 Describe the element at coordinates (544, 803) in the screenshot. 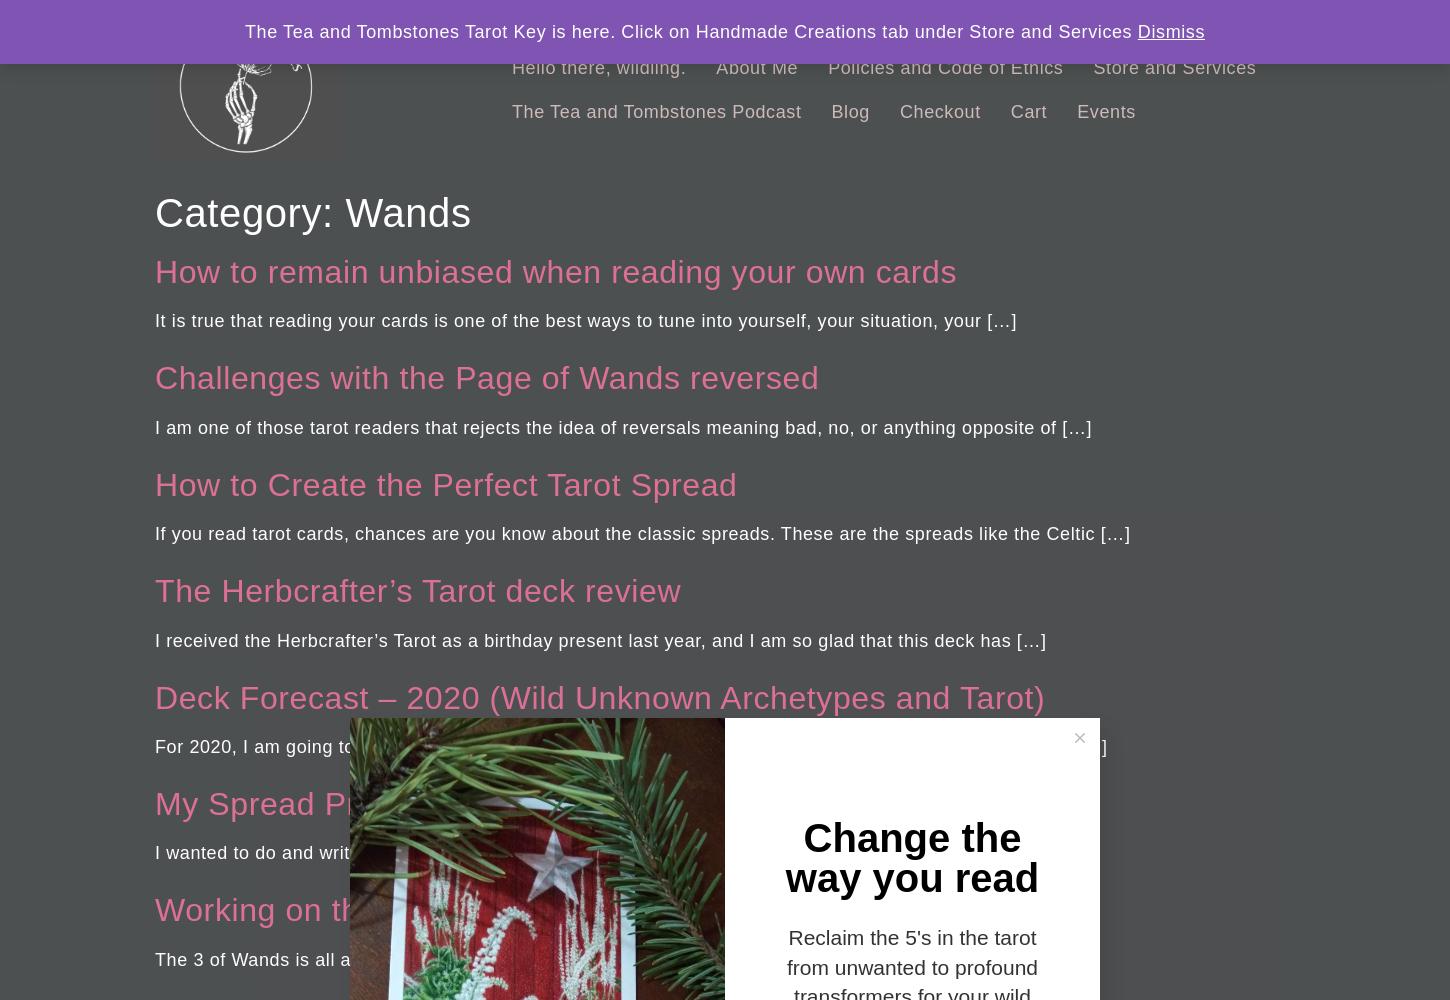

I see `'My Spread Pricing and Why I Don’t Charge Per Hour'` at that location.